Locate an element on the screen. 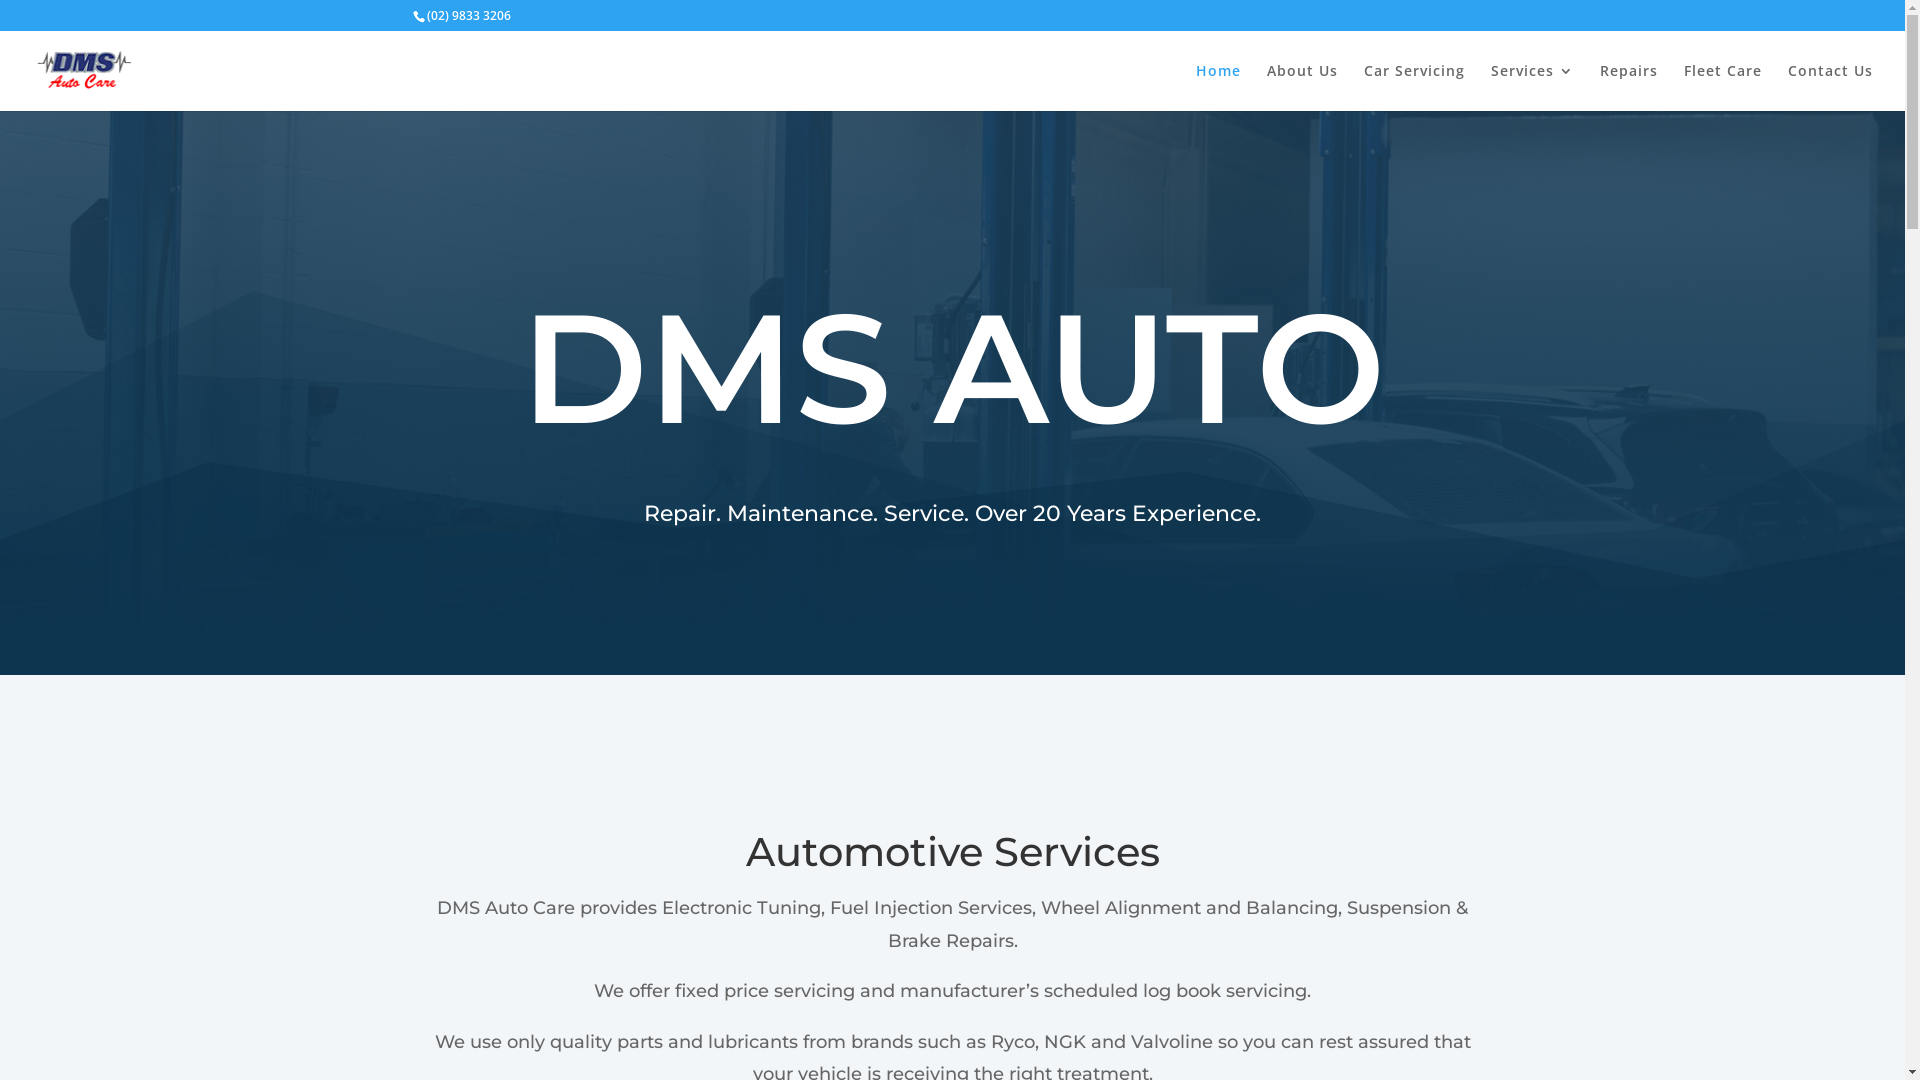  'Services' is located at coordinates (1531, 86).